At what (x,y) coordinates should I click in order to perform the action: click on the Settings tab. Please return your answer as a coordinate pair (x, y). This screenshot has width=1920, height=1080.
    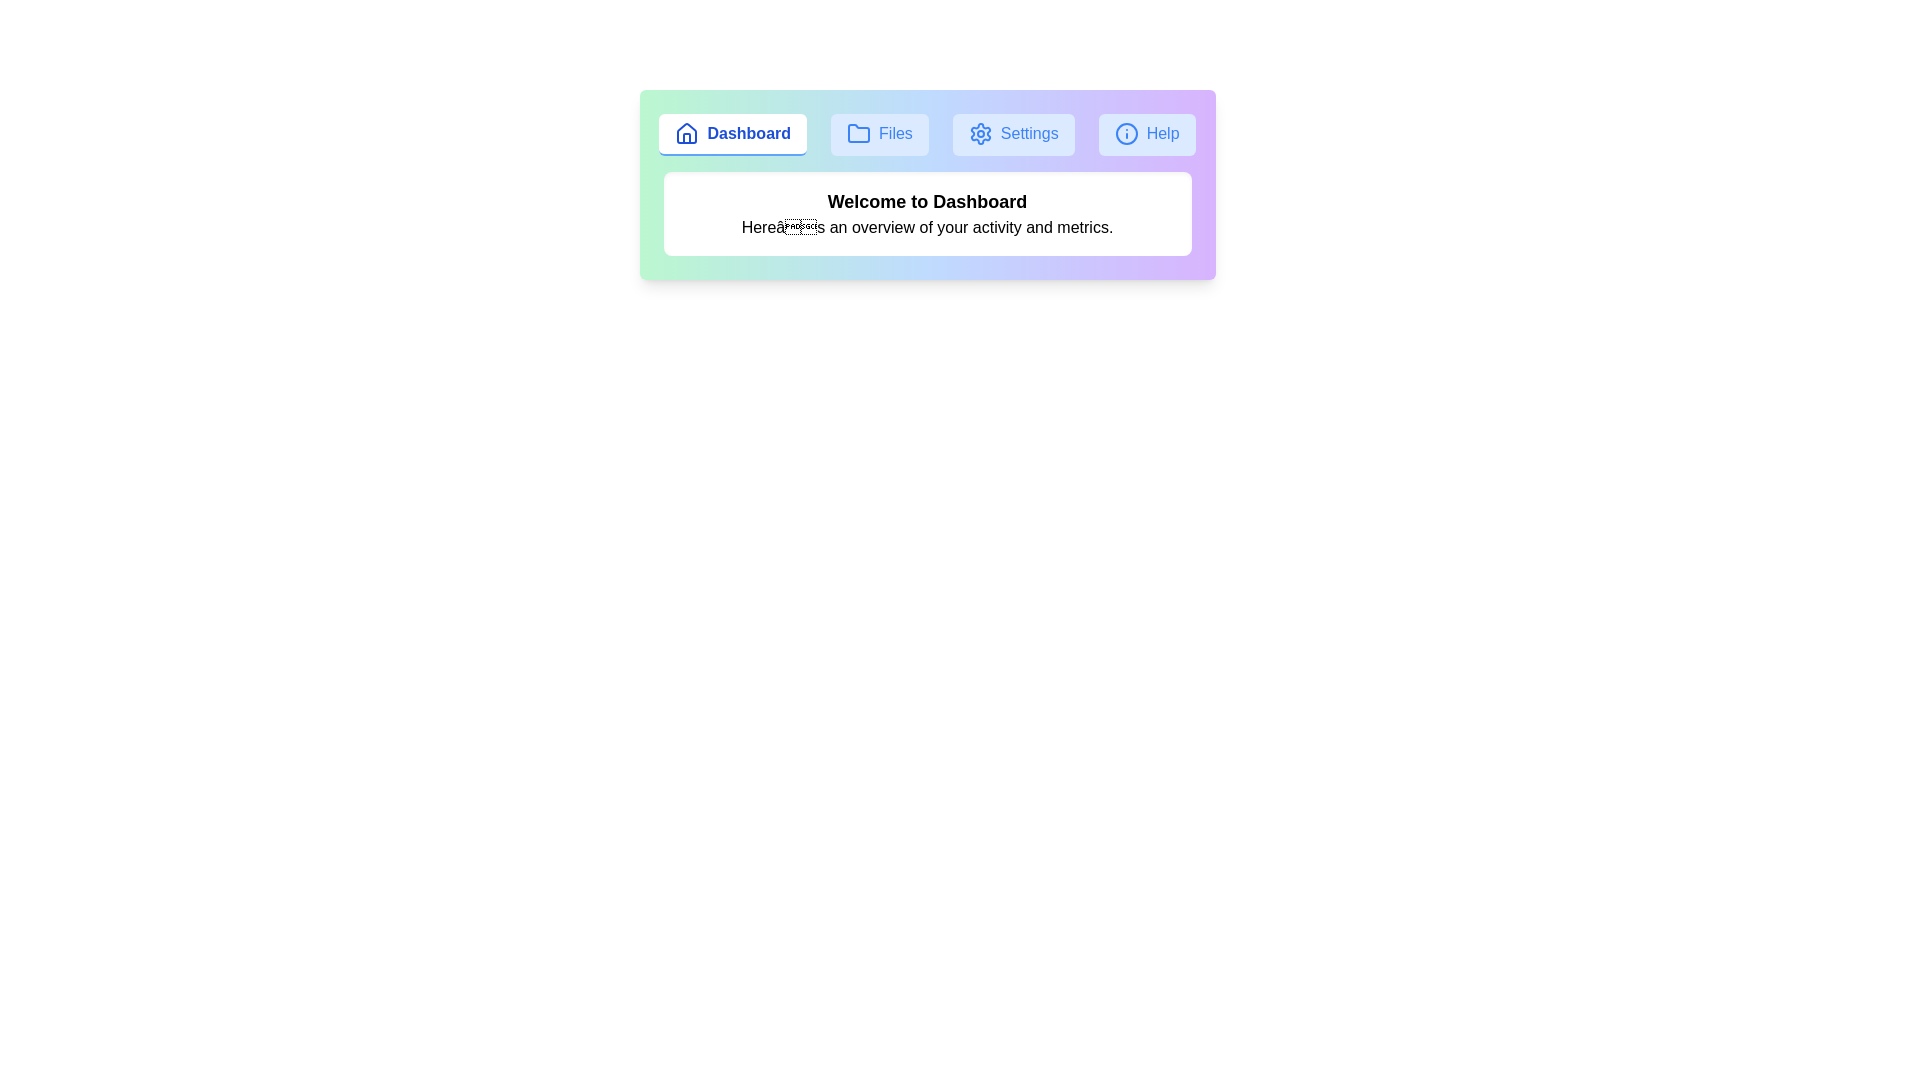
    Looking at the image, I should click on (1013, 135).